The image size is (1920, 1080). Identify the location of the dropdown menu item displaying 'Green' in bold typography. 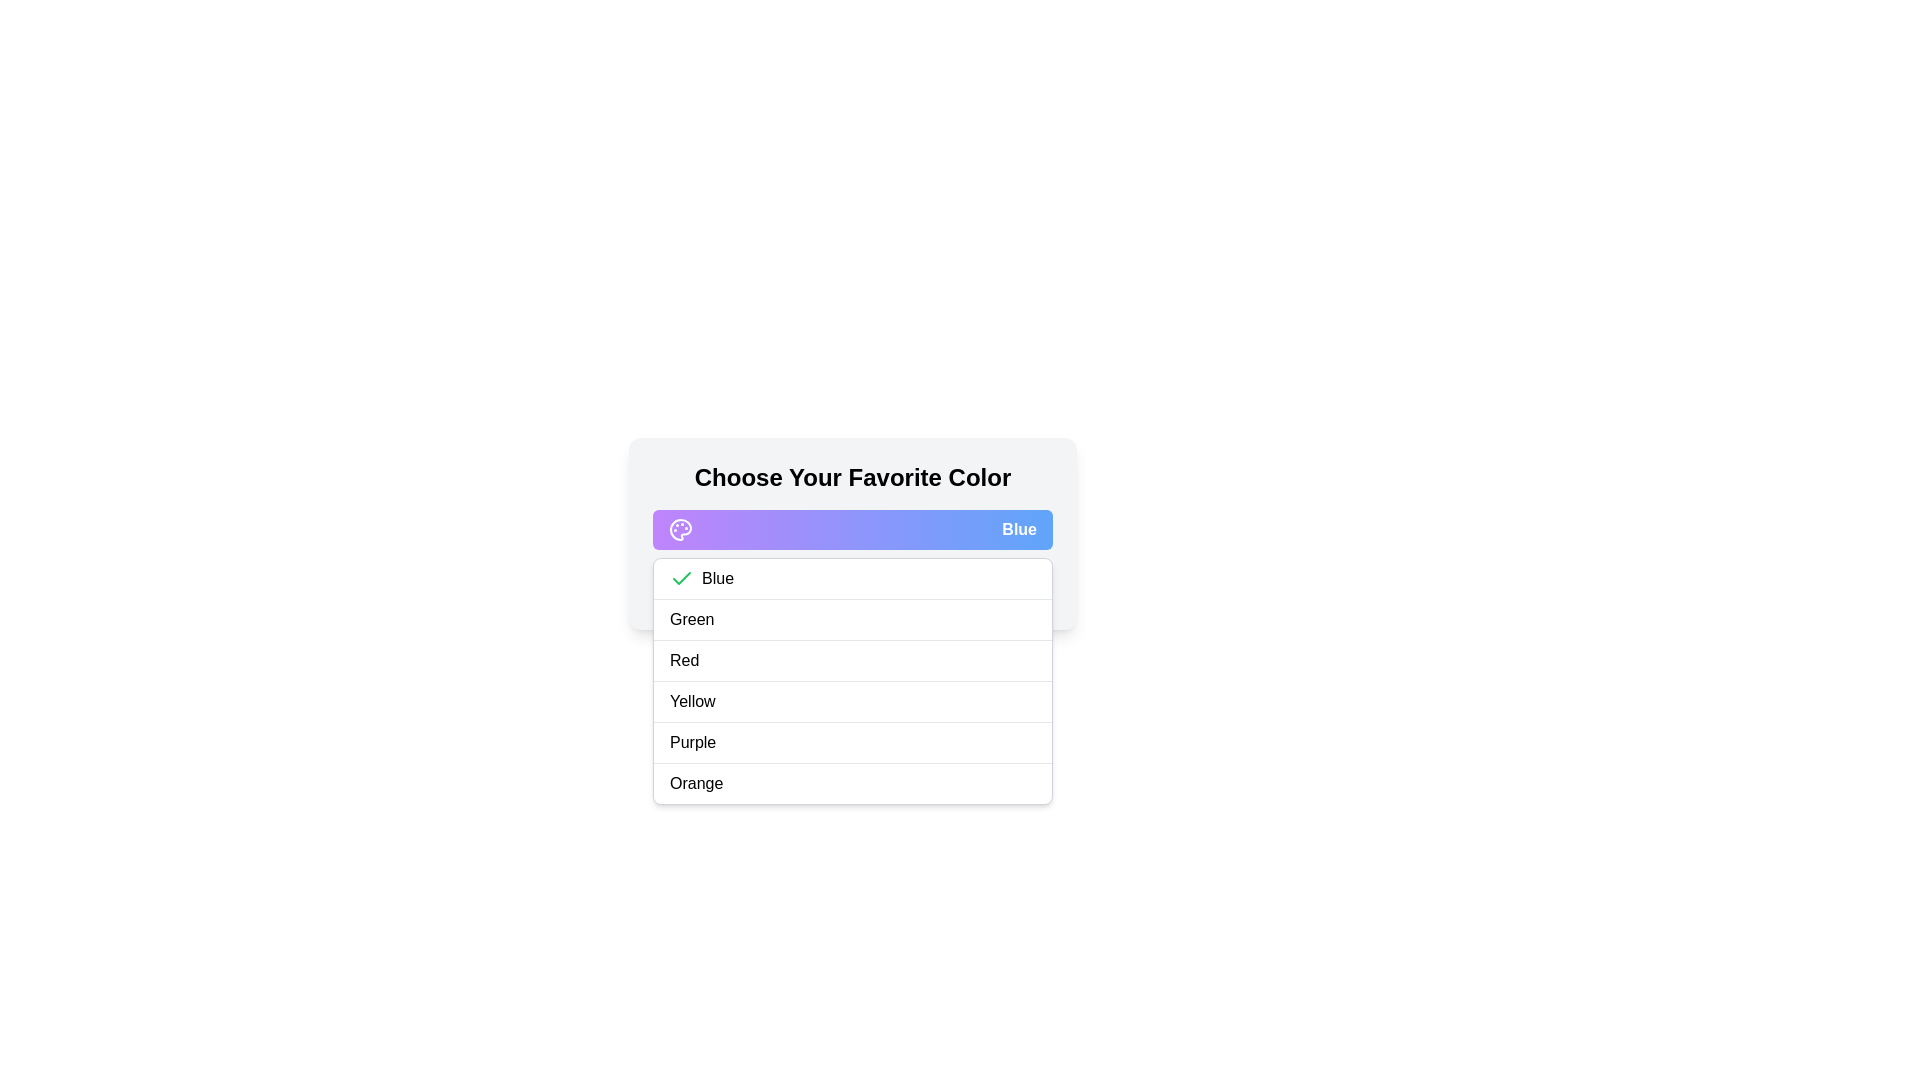
(853, 619).